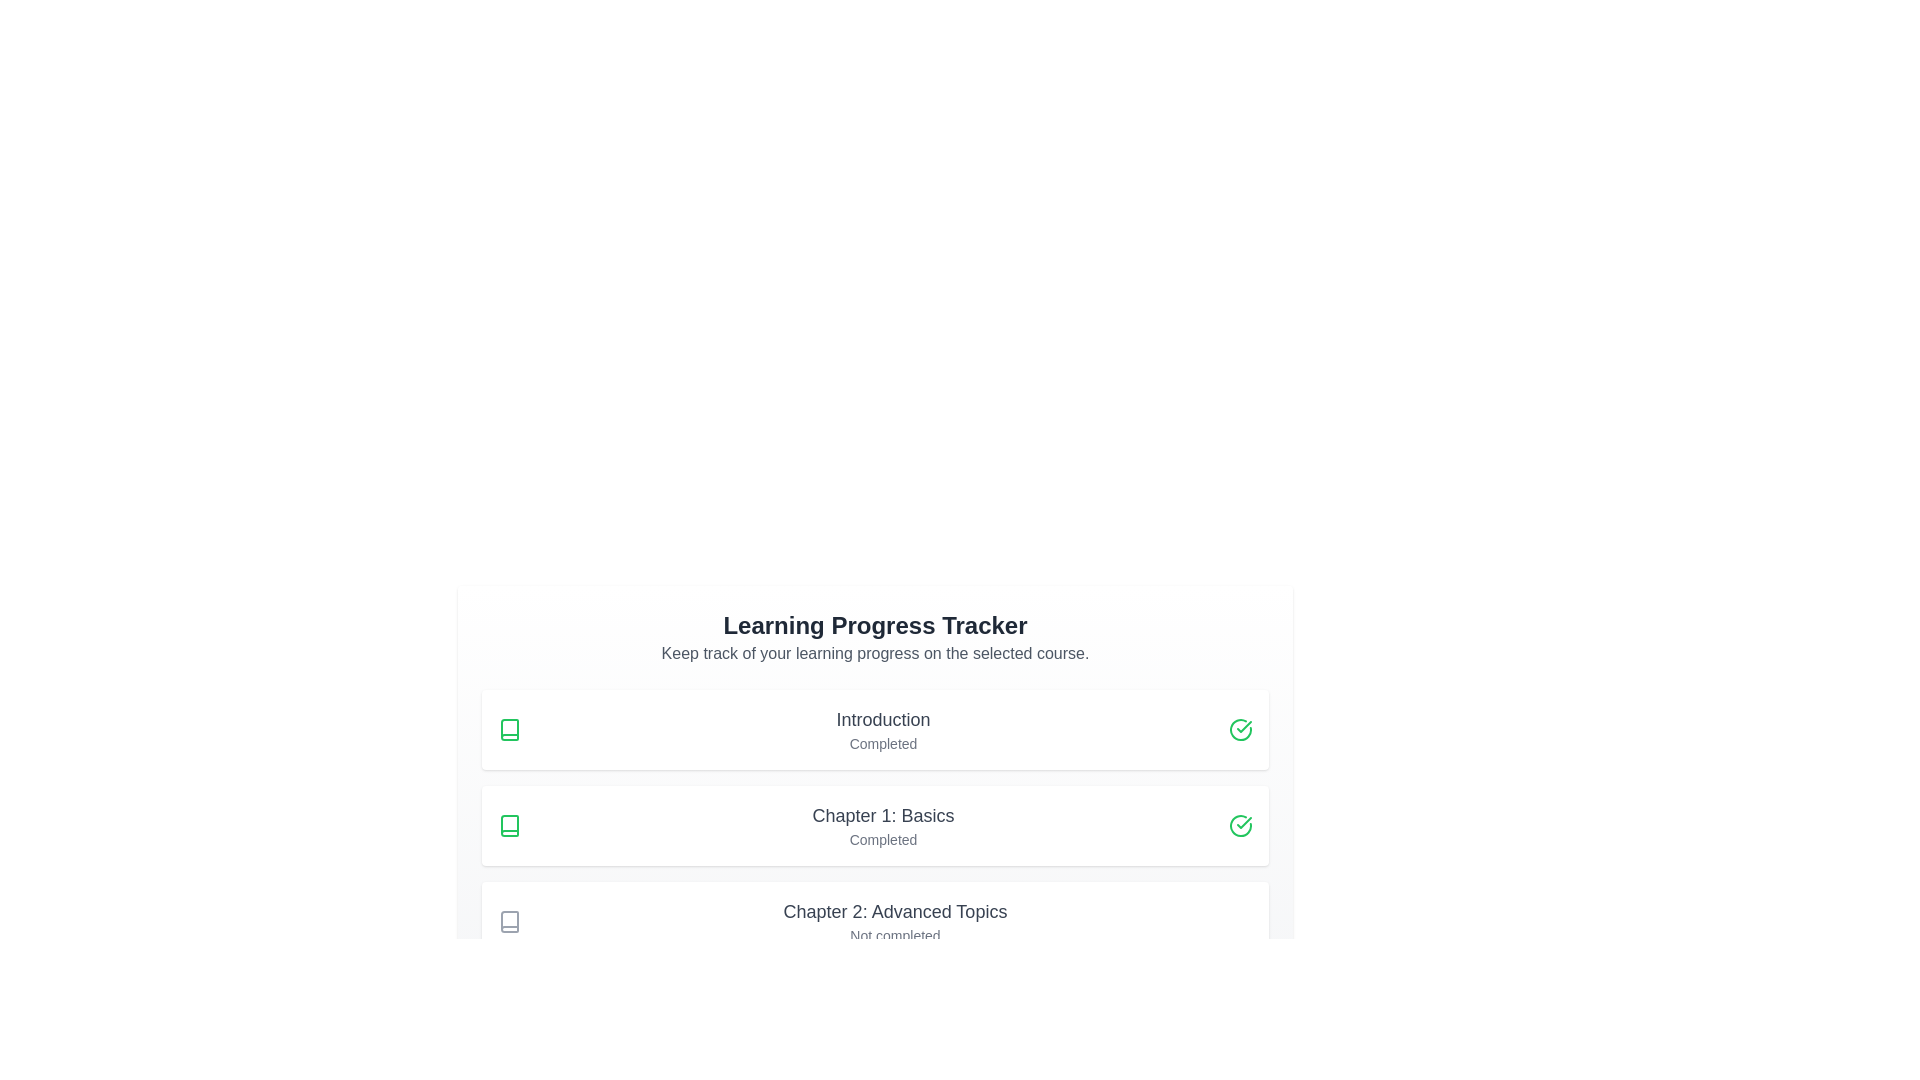  I want to click on the text block representing the learning module labeled 'Introduction' that displays its status as 'Completed', so click(882, 729).